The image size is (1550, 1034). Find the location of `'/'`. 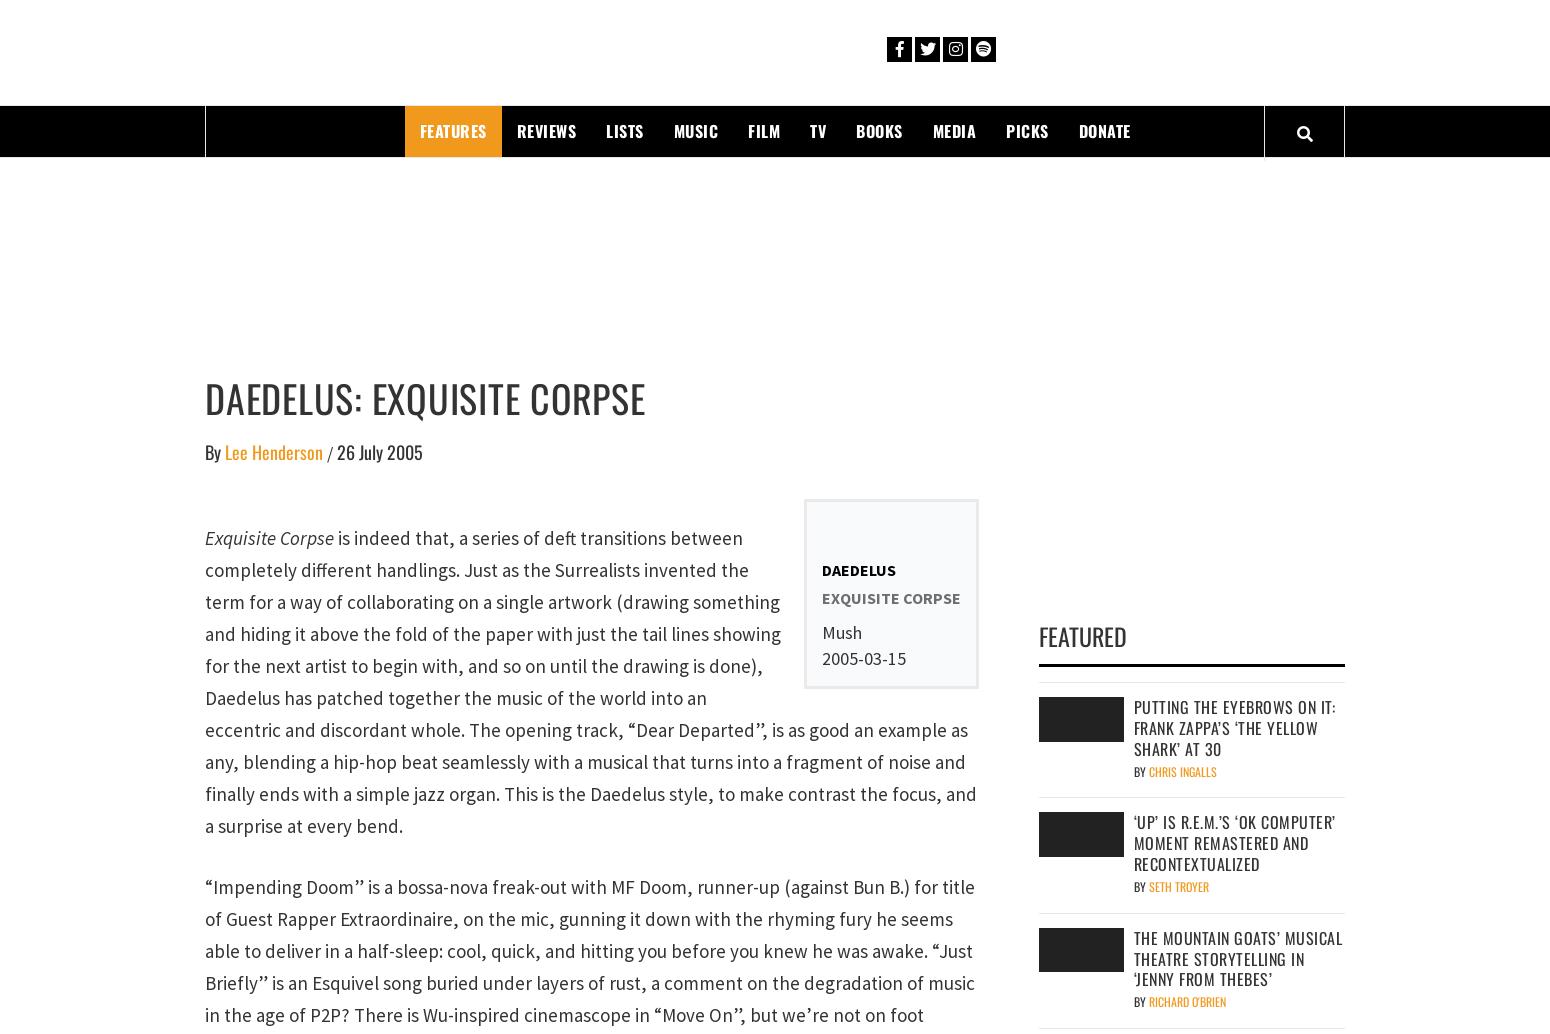

'/' is located at coordinates (328, 452).